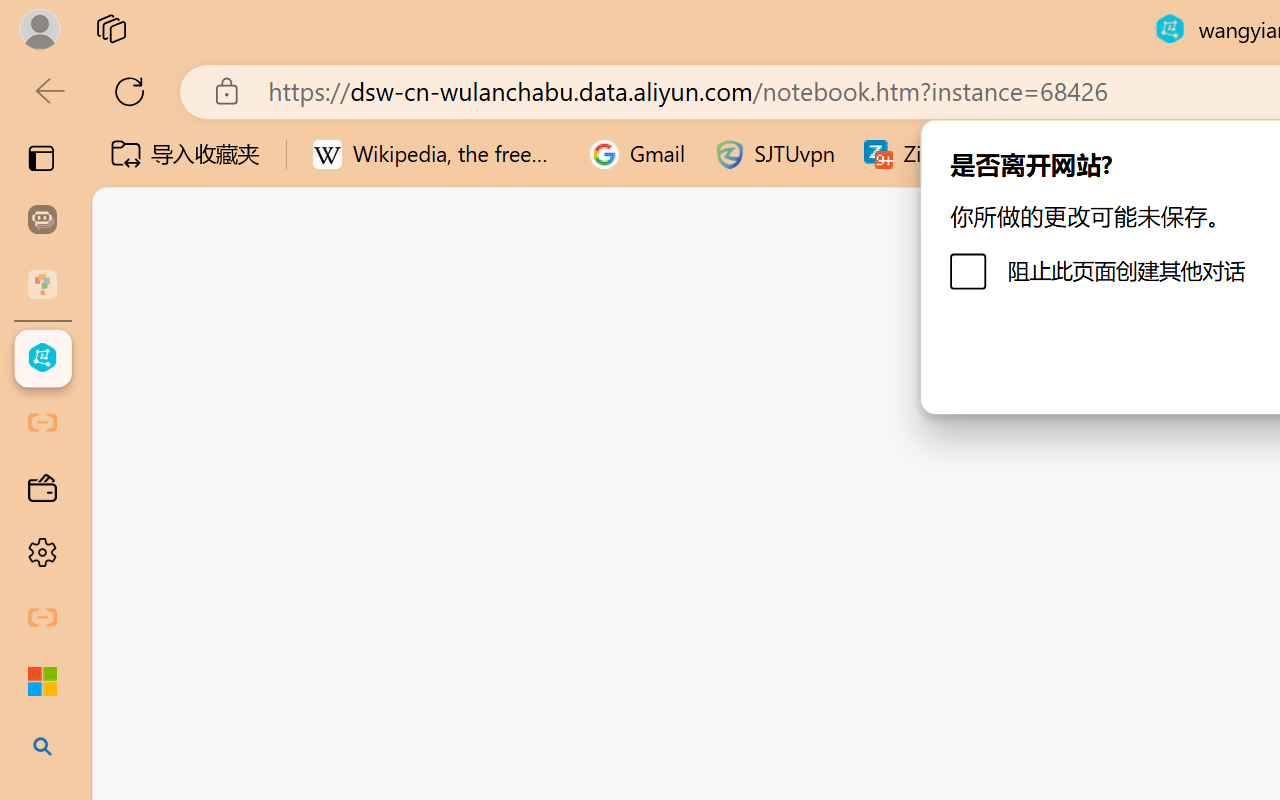 The width and height of the screenshot is (1280, 800). I want to click on 'Wikipedia, the free encyclopedia', so click(436, 154).